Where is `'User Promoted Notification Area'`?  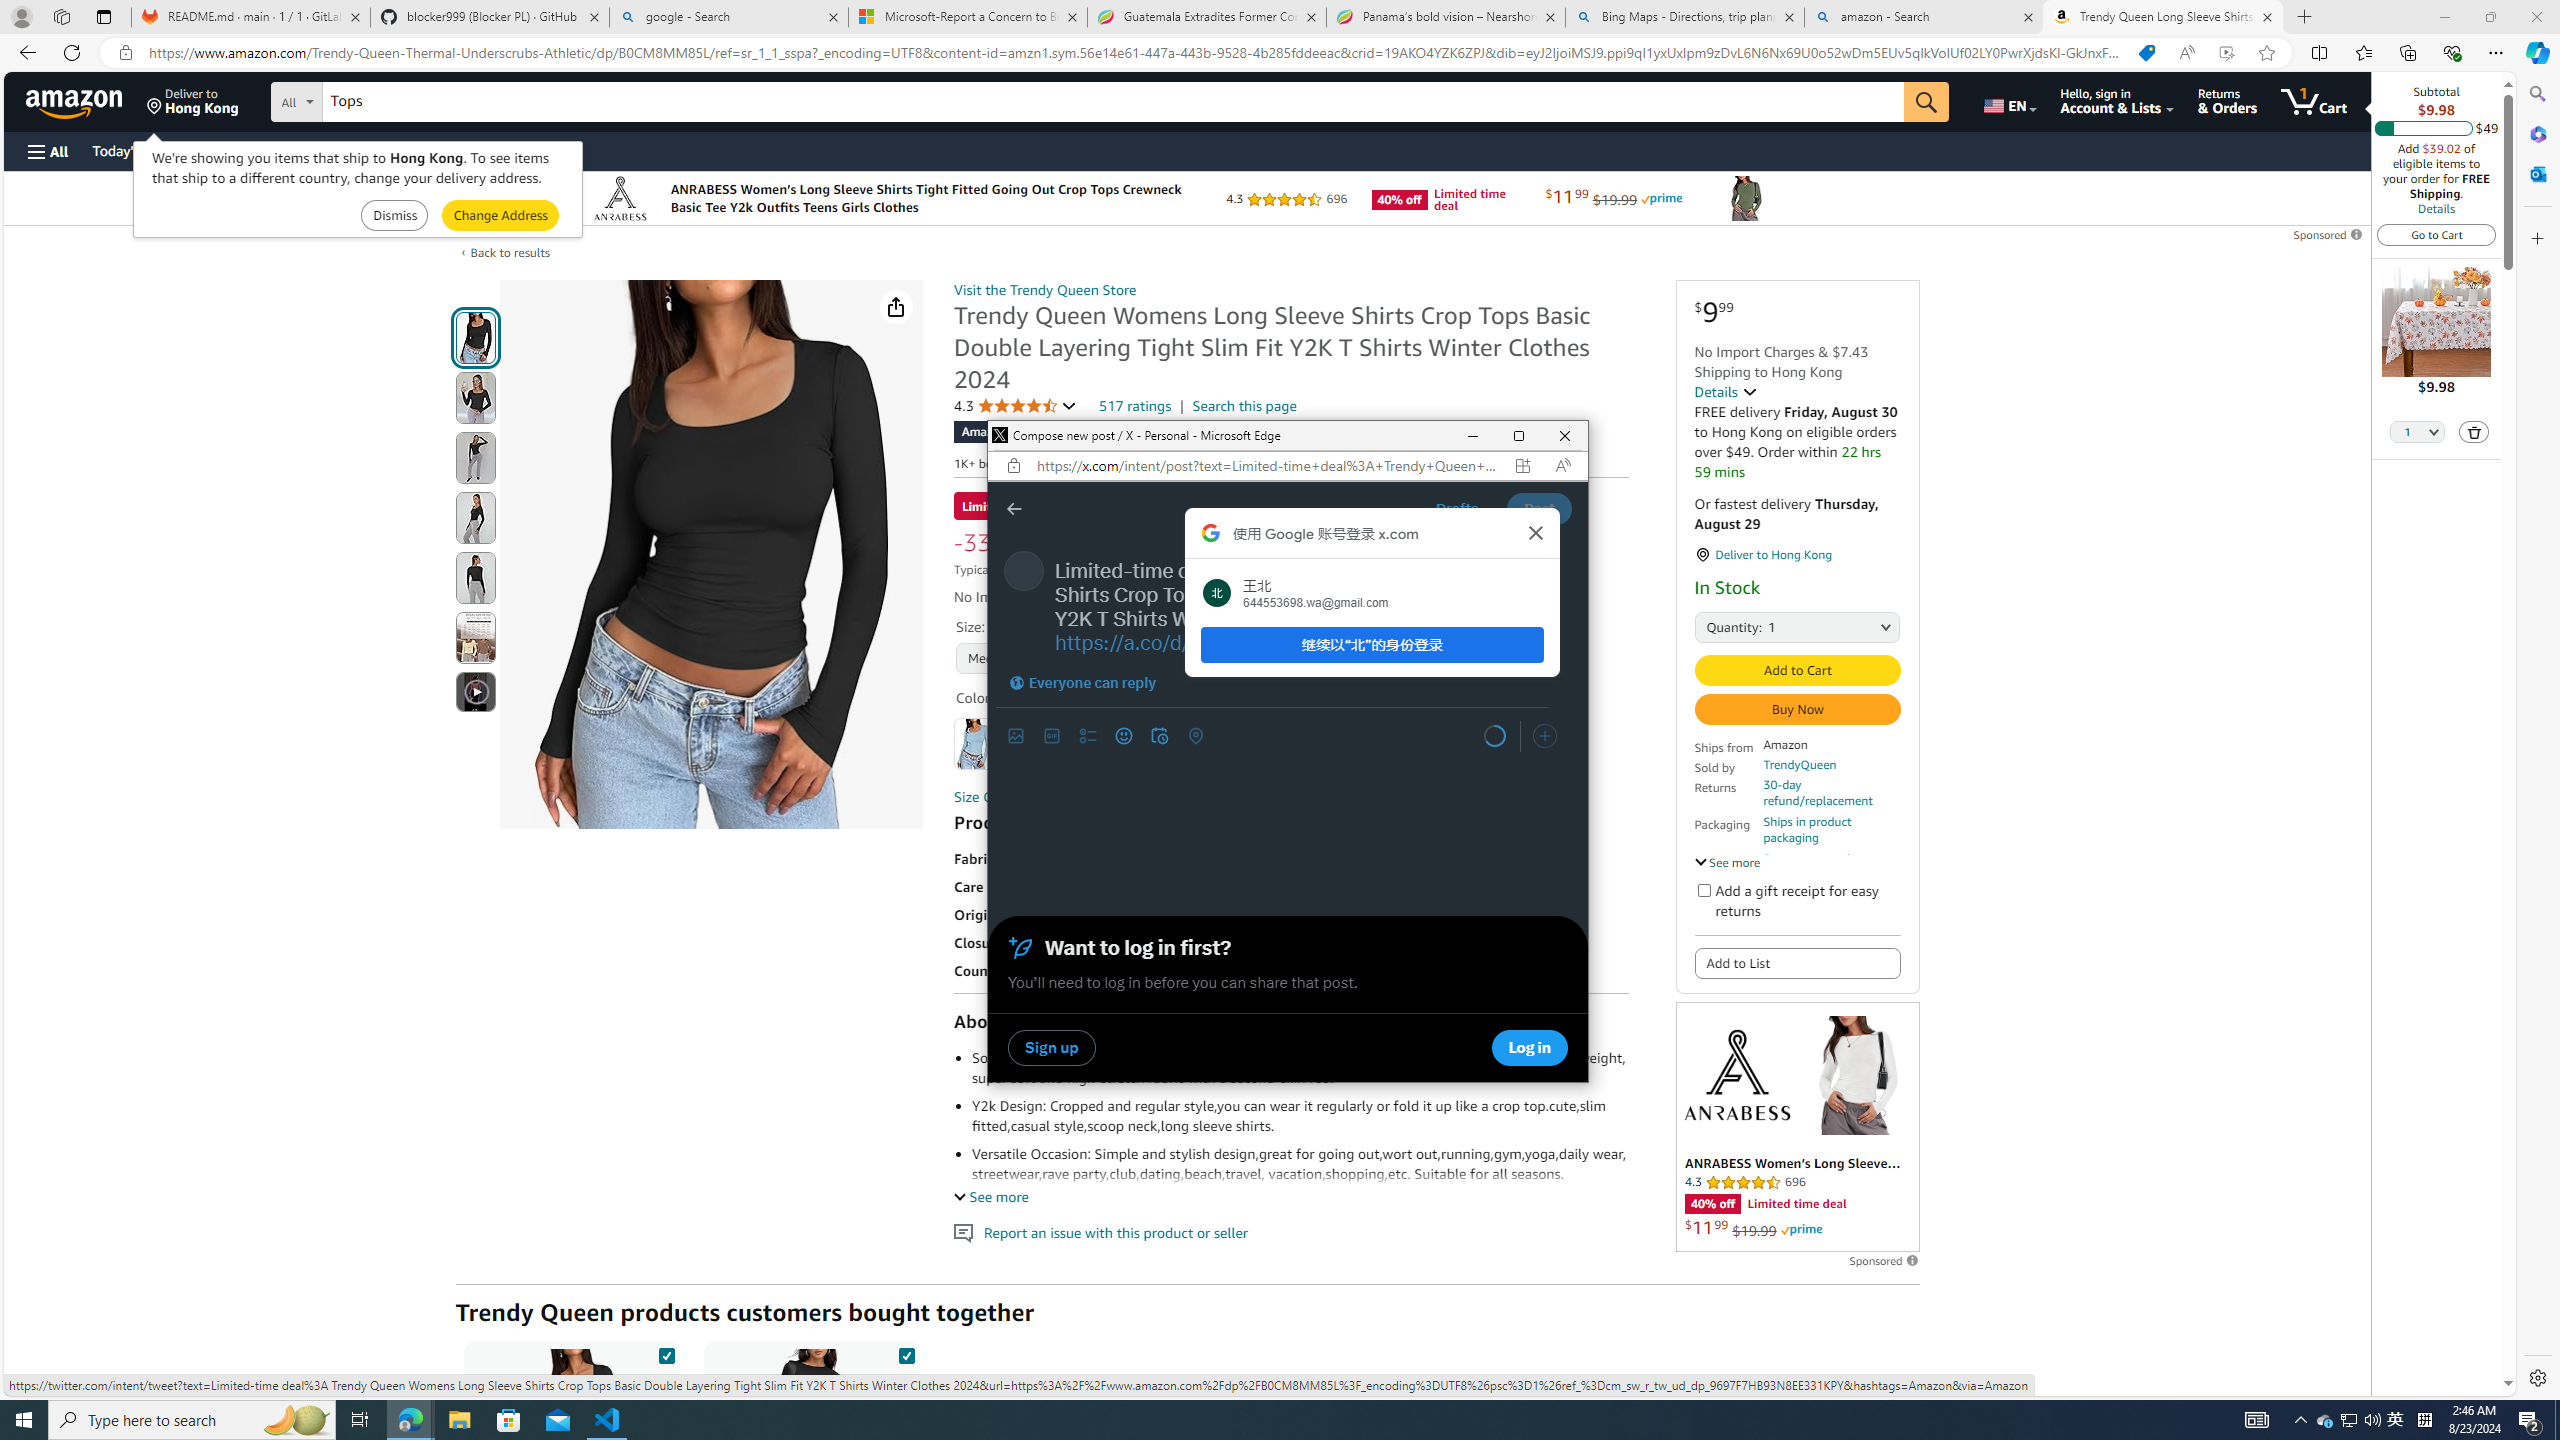 'User Promoted Notification Area' is located at coordinates (2349, 1418).